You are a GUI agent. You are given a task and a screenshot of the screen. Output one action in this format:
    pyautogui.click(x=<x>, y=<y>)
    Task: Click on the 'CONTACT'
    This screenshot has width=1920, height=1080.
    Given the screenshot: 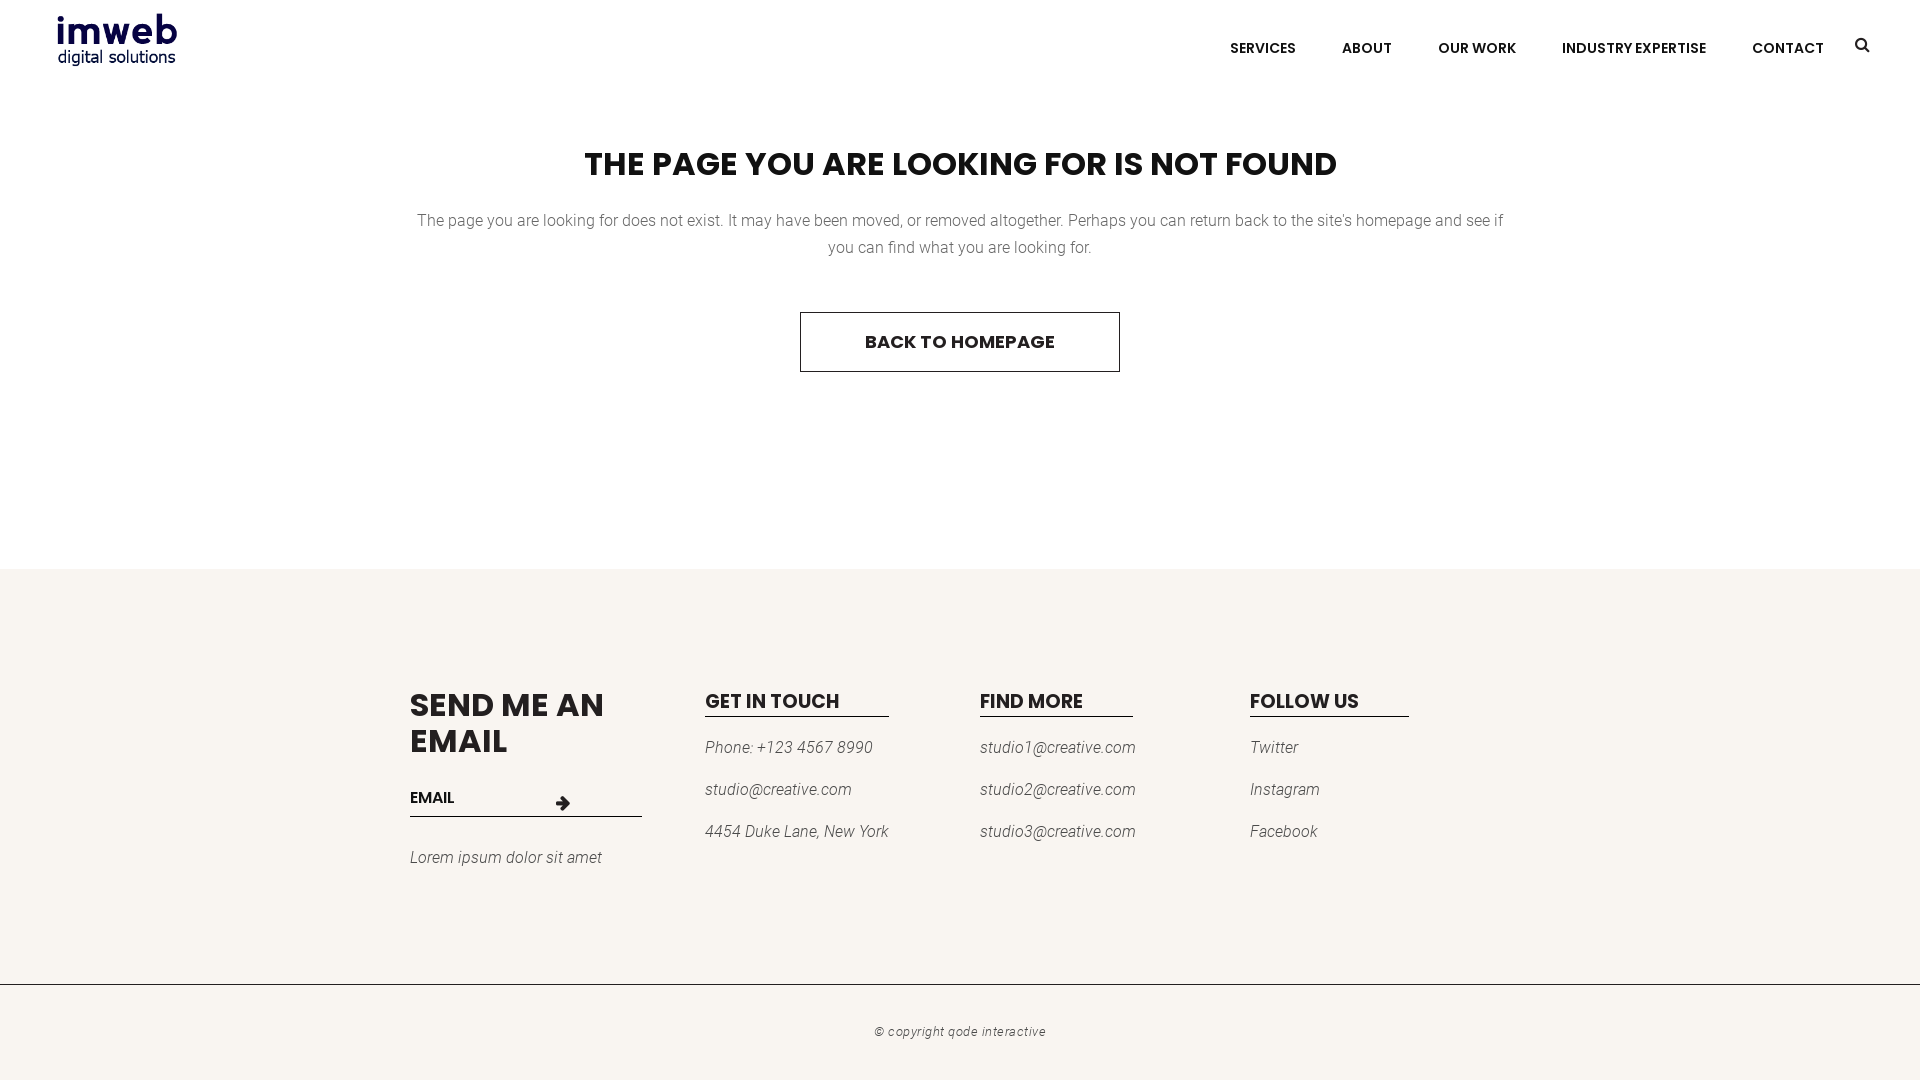 What is the action you would take?
    pyautogui.click(x=1788, y=46)
    